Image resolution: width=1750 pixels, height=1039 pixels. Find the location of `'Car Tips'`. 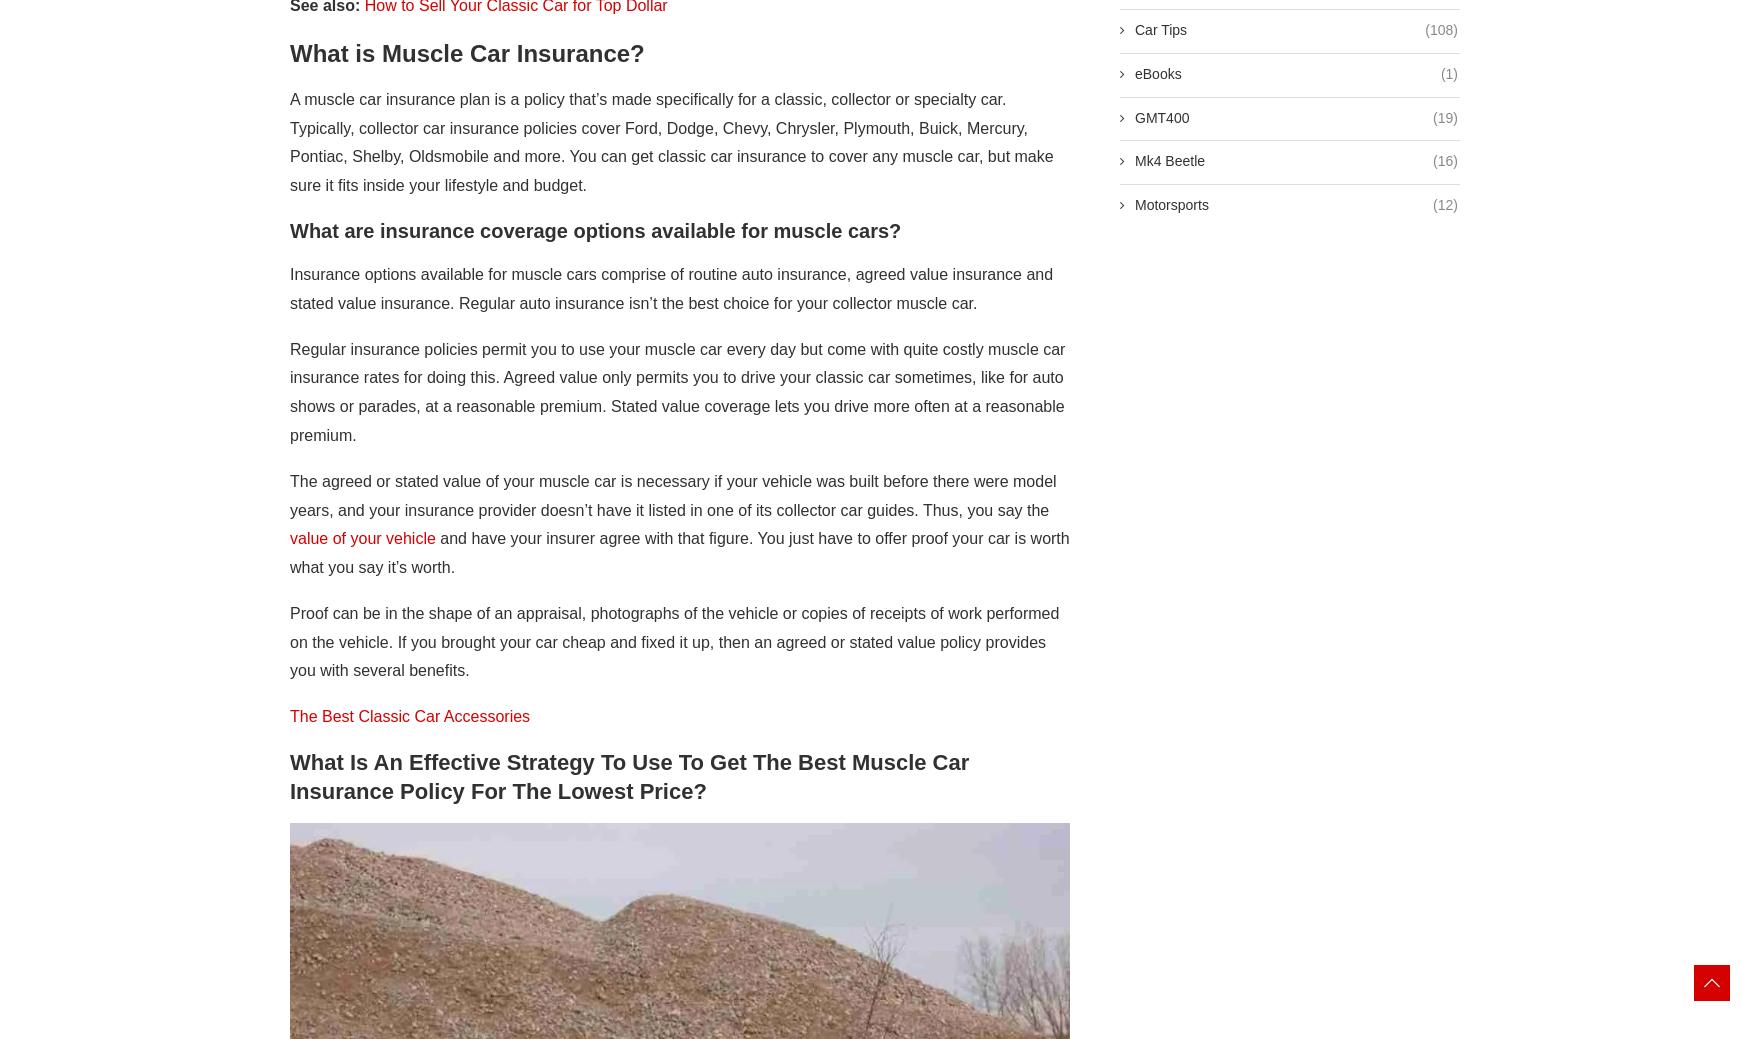

'Car Tips' is located at coordinates (1159, 29).